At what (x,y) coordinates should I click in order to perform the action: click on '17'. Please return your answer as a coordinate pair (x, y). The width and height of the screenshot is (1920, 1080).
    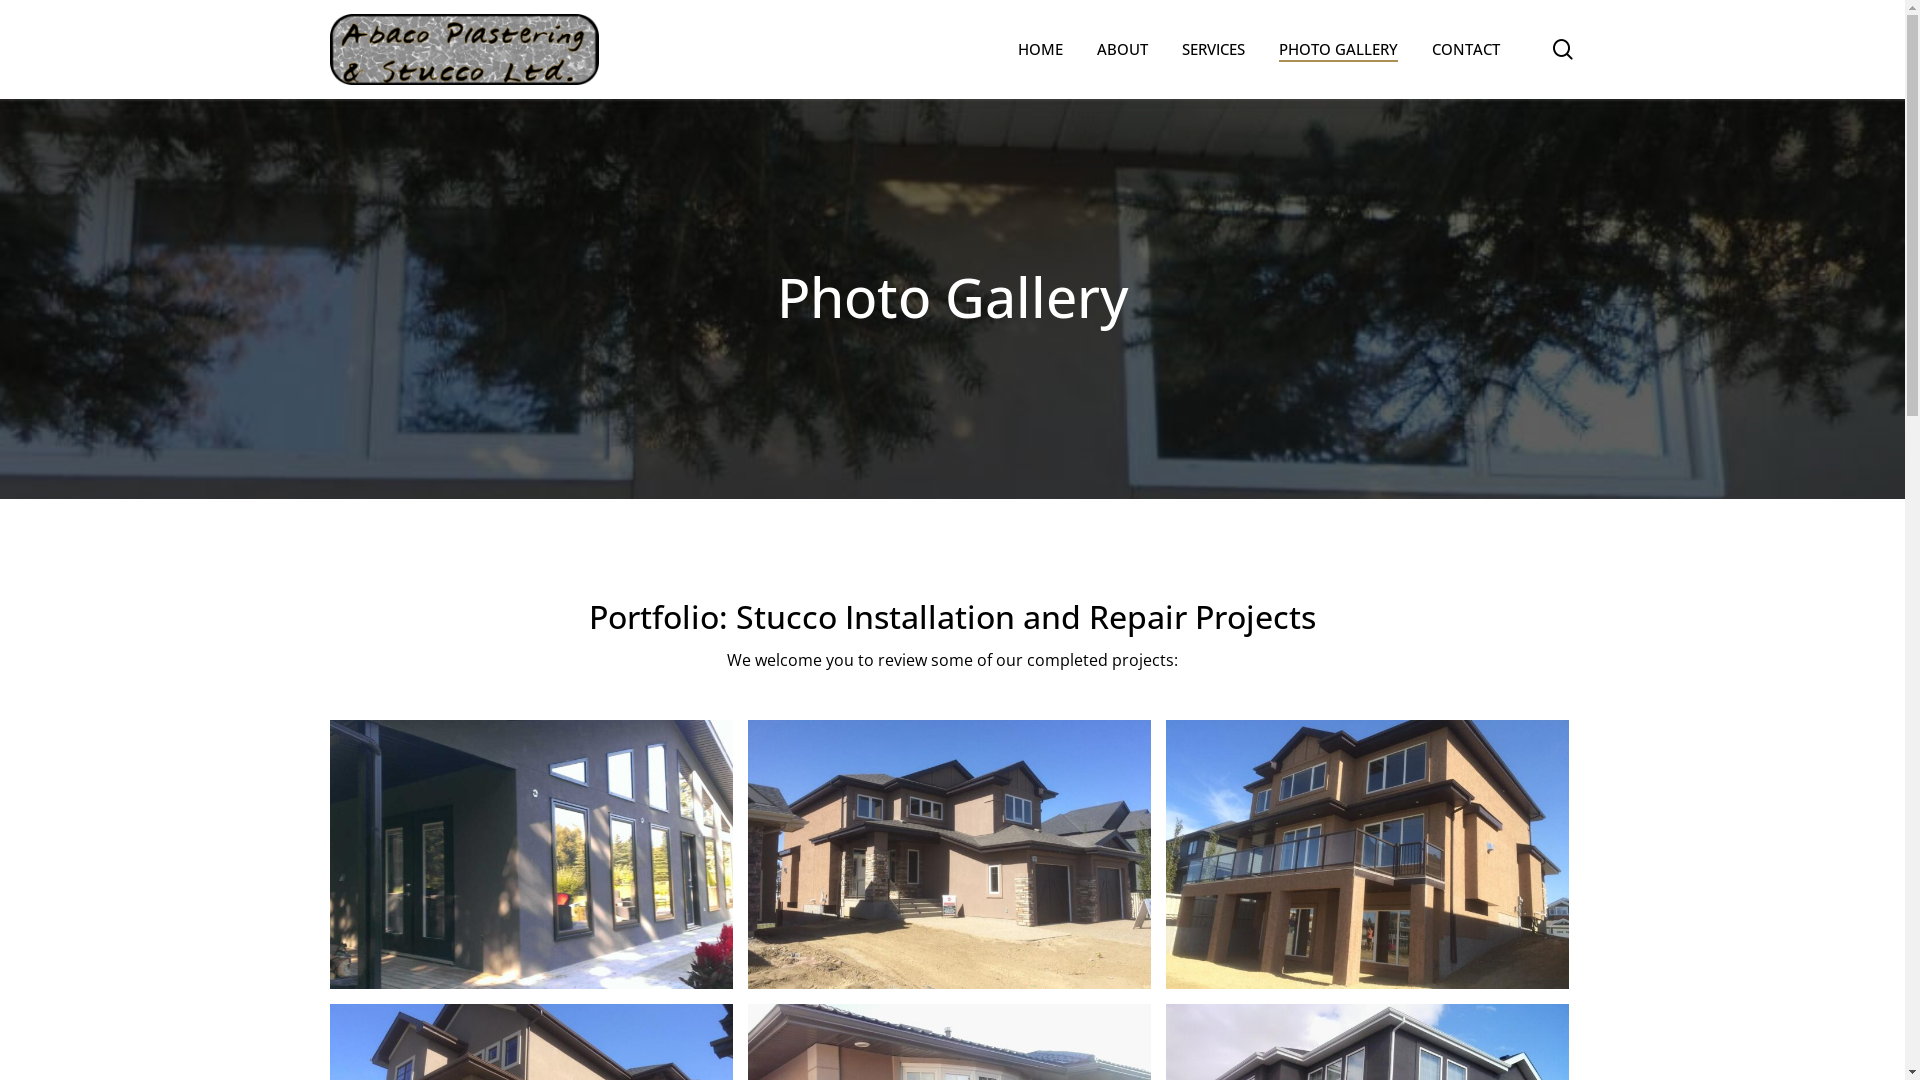
    Looking at the image, I should click on (1366, 854).